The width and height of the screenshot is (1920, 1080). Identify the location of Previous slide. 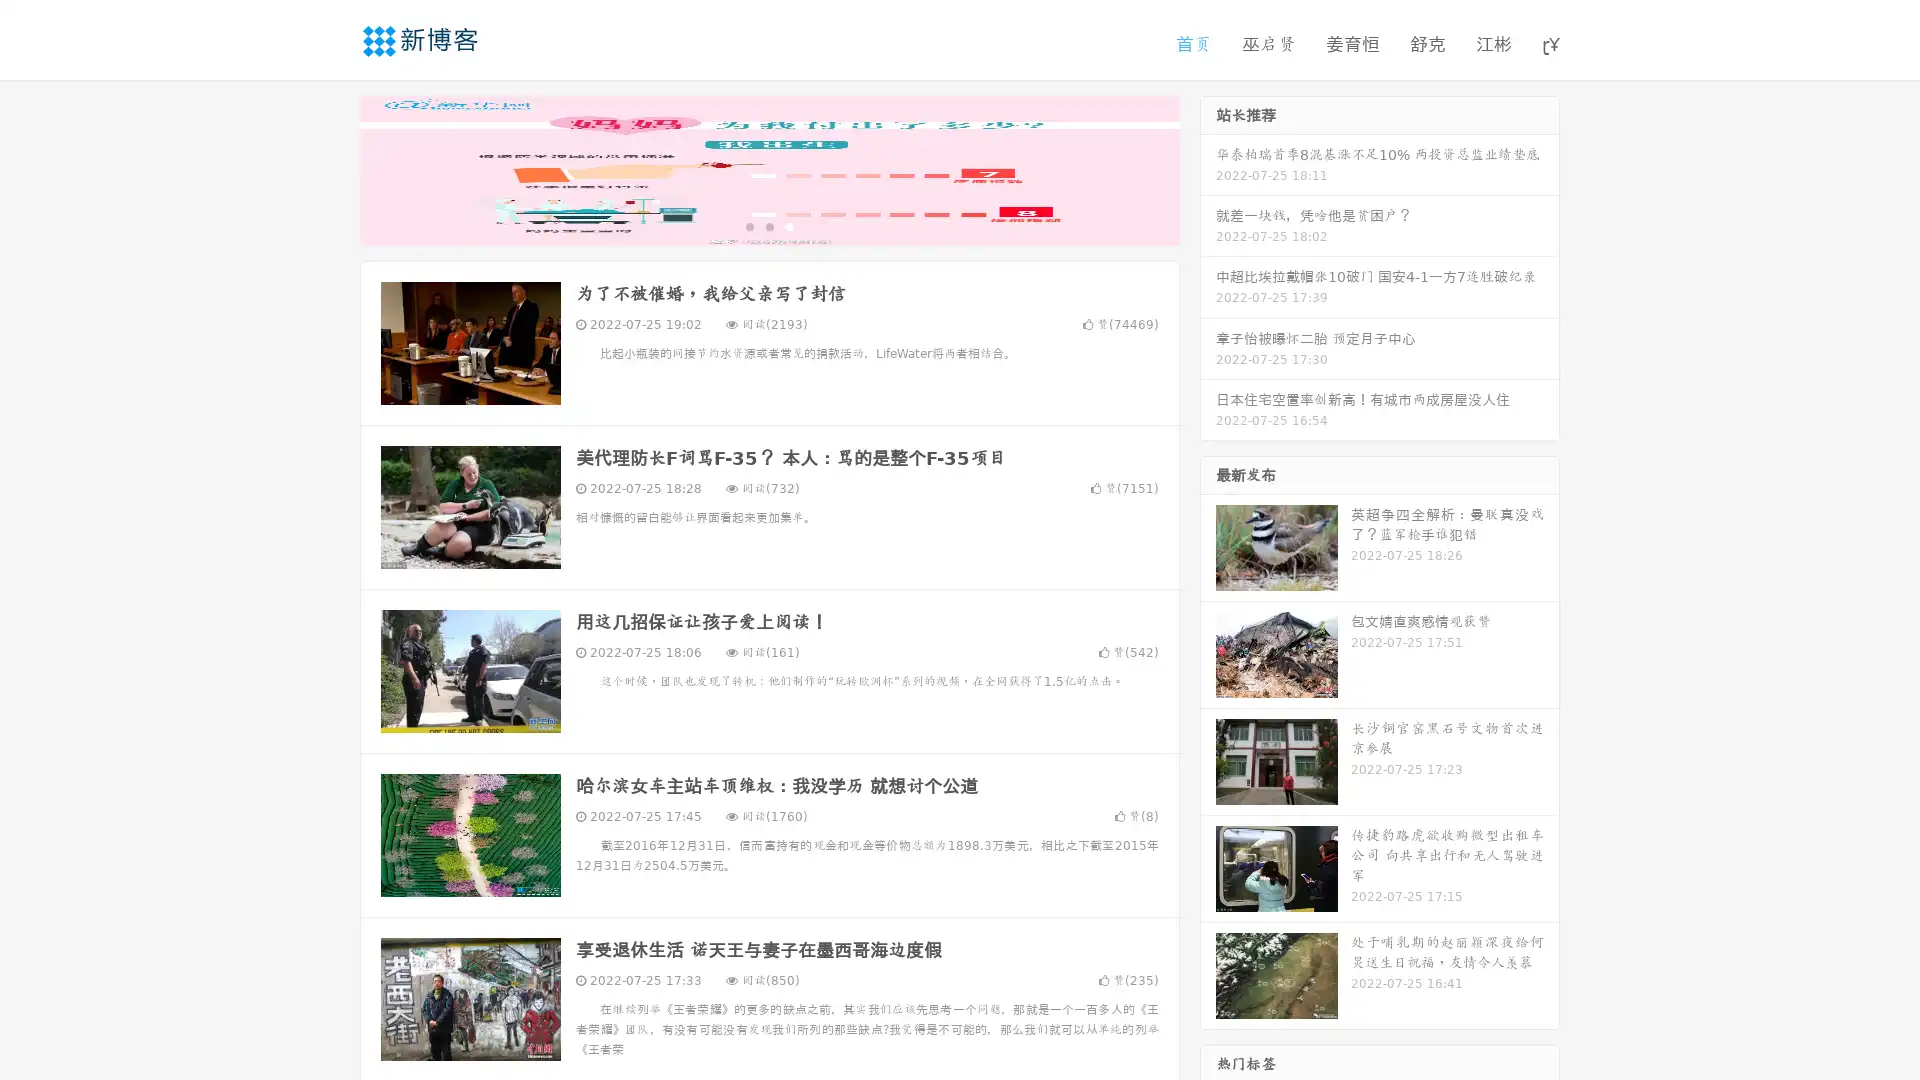
(330, 168).